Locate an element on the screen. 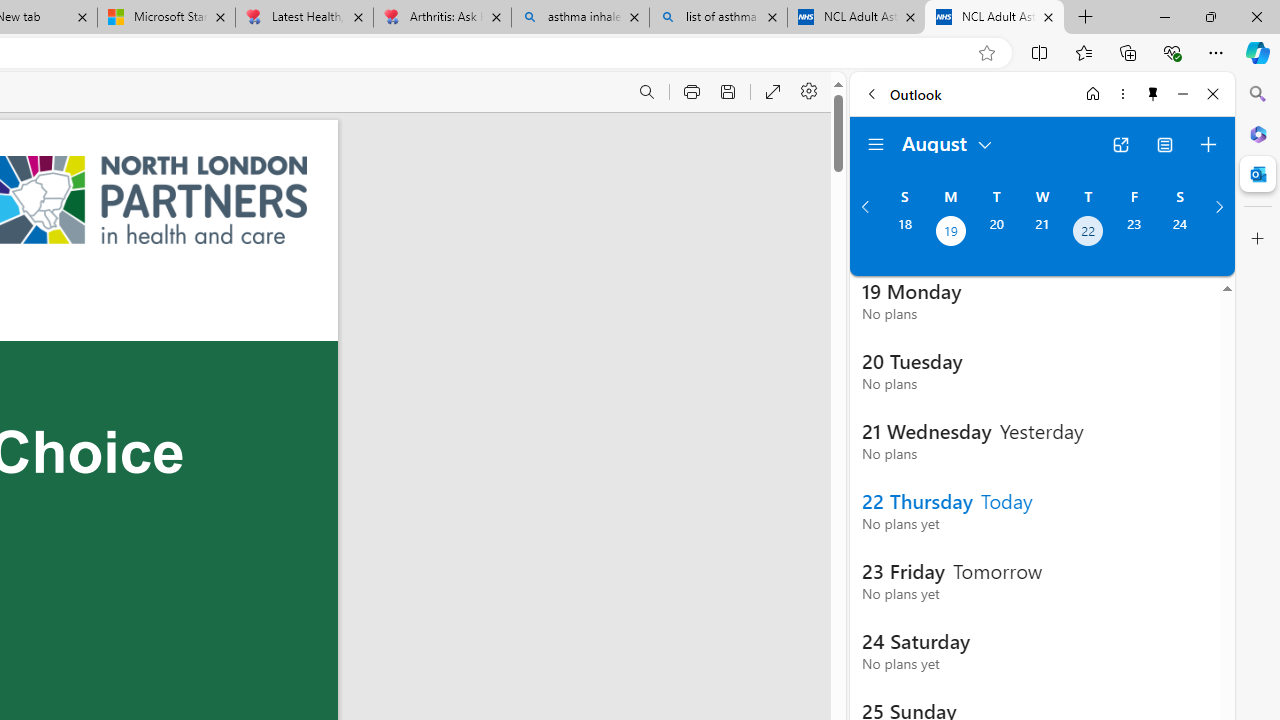  'Save (Ctrl+S)' is located at coordinates (727, 92).